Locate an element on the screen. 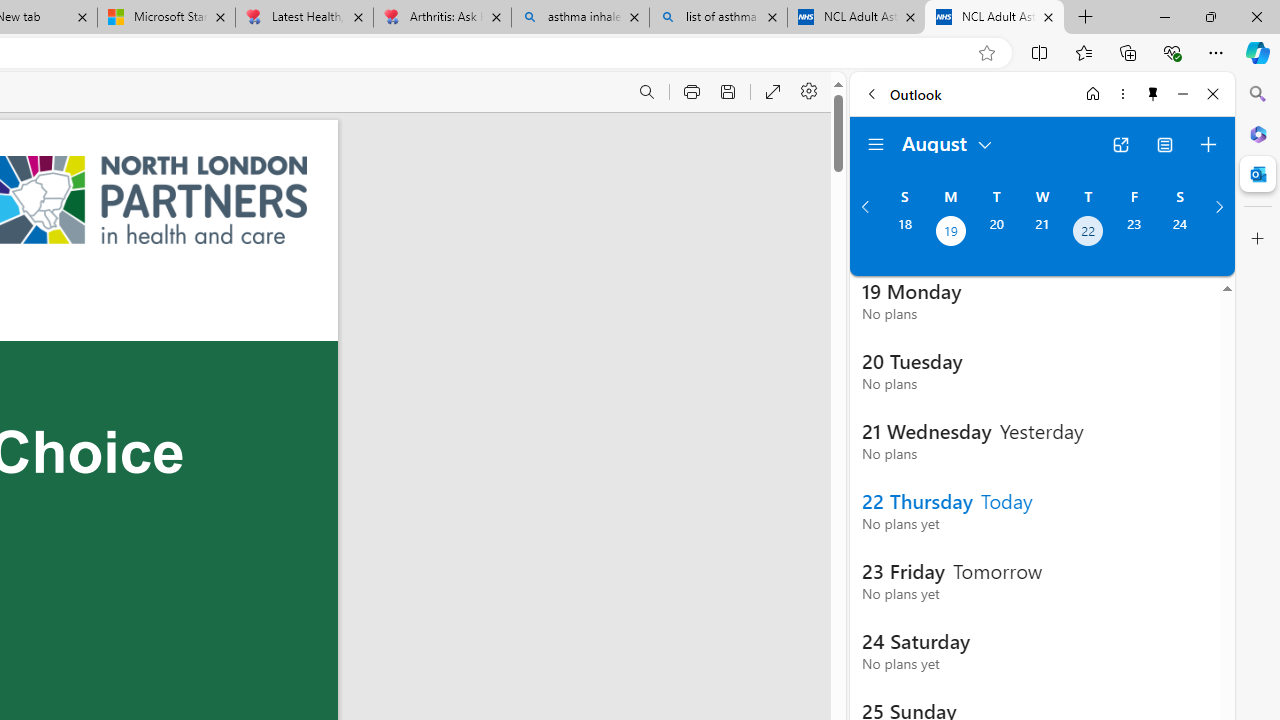  'Save (Ctrl+S)' is located at coordinates (727, 92).